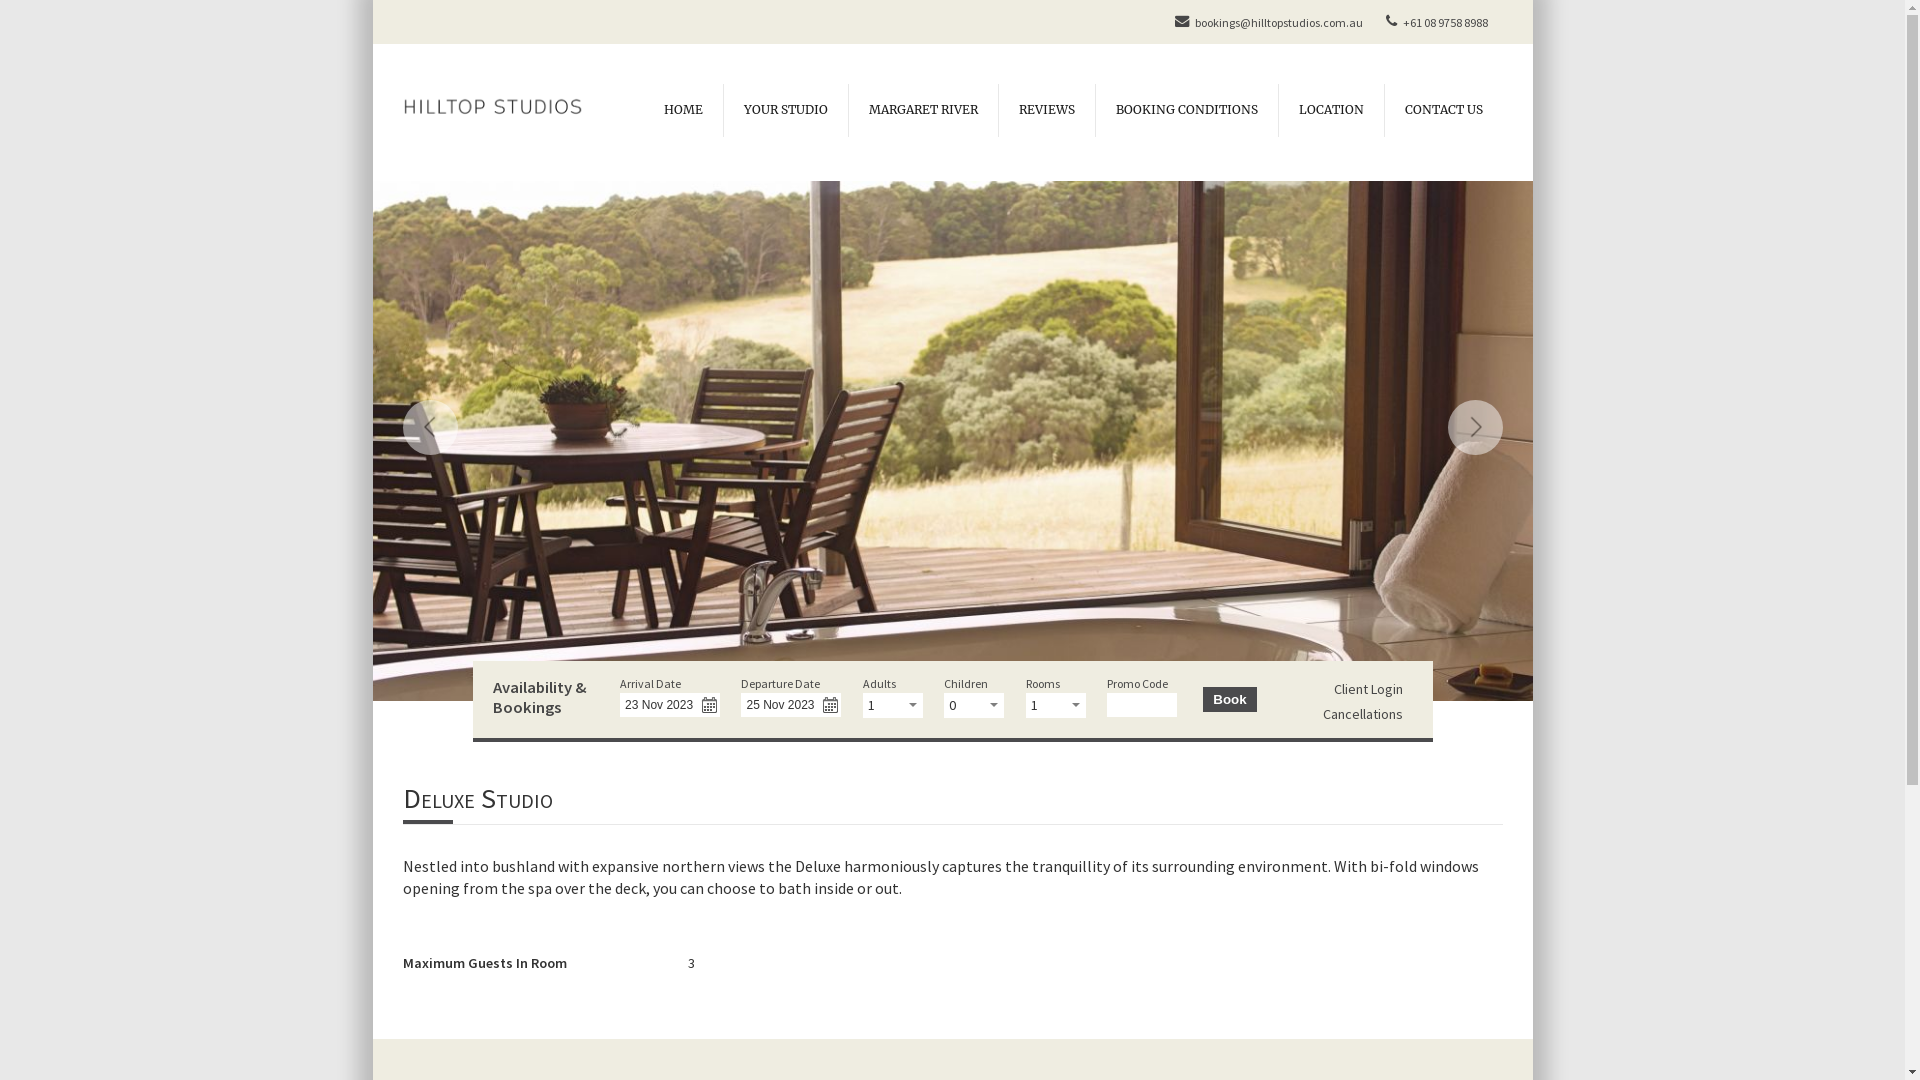 The image size is (1920, 1080). I want to click on 'YOUR STUDIO', so click(783, 110).